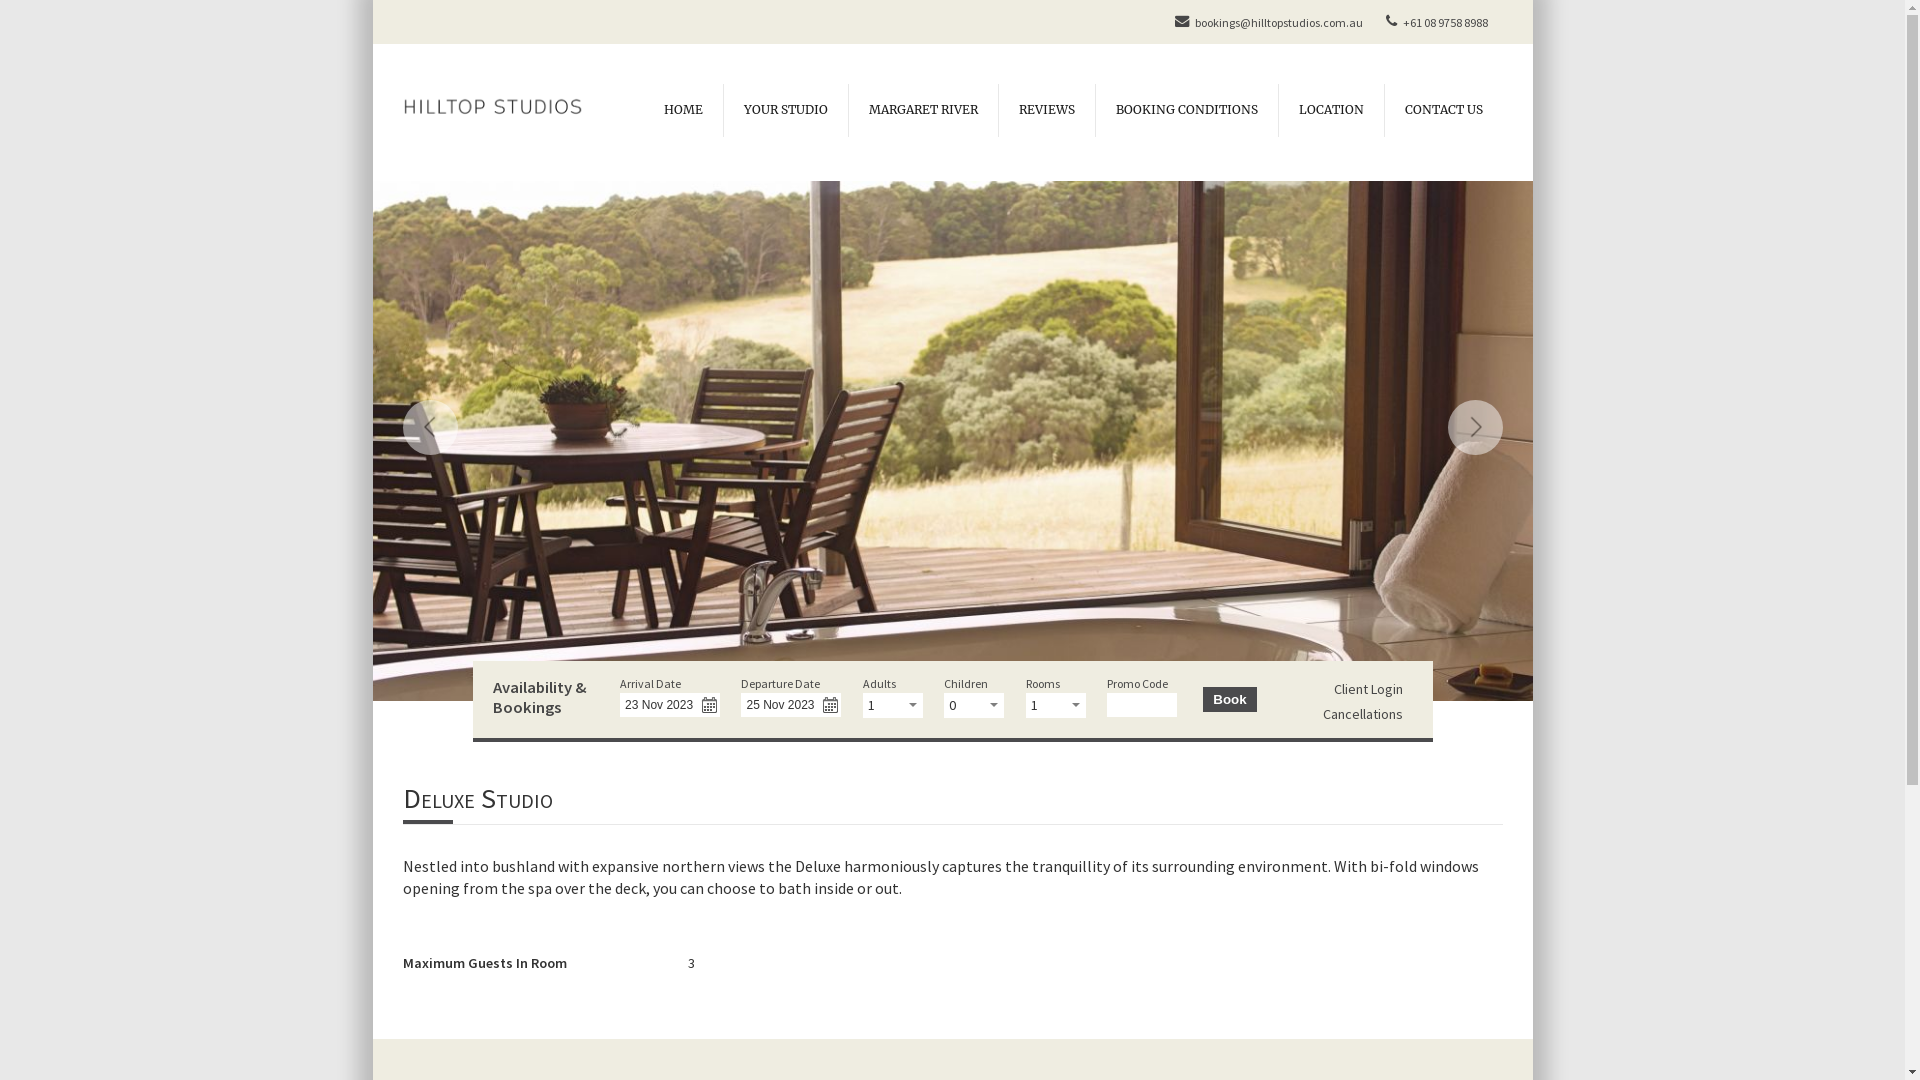 The image size is (1920, 1080). I want to click on 'YOUR STUDIO', so click(783, 110).